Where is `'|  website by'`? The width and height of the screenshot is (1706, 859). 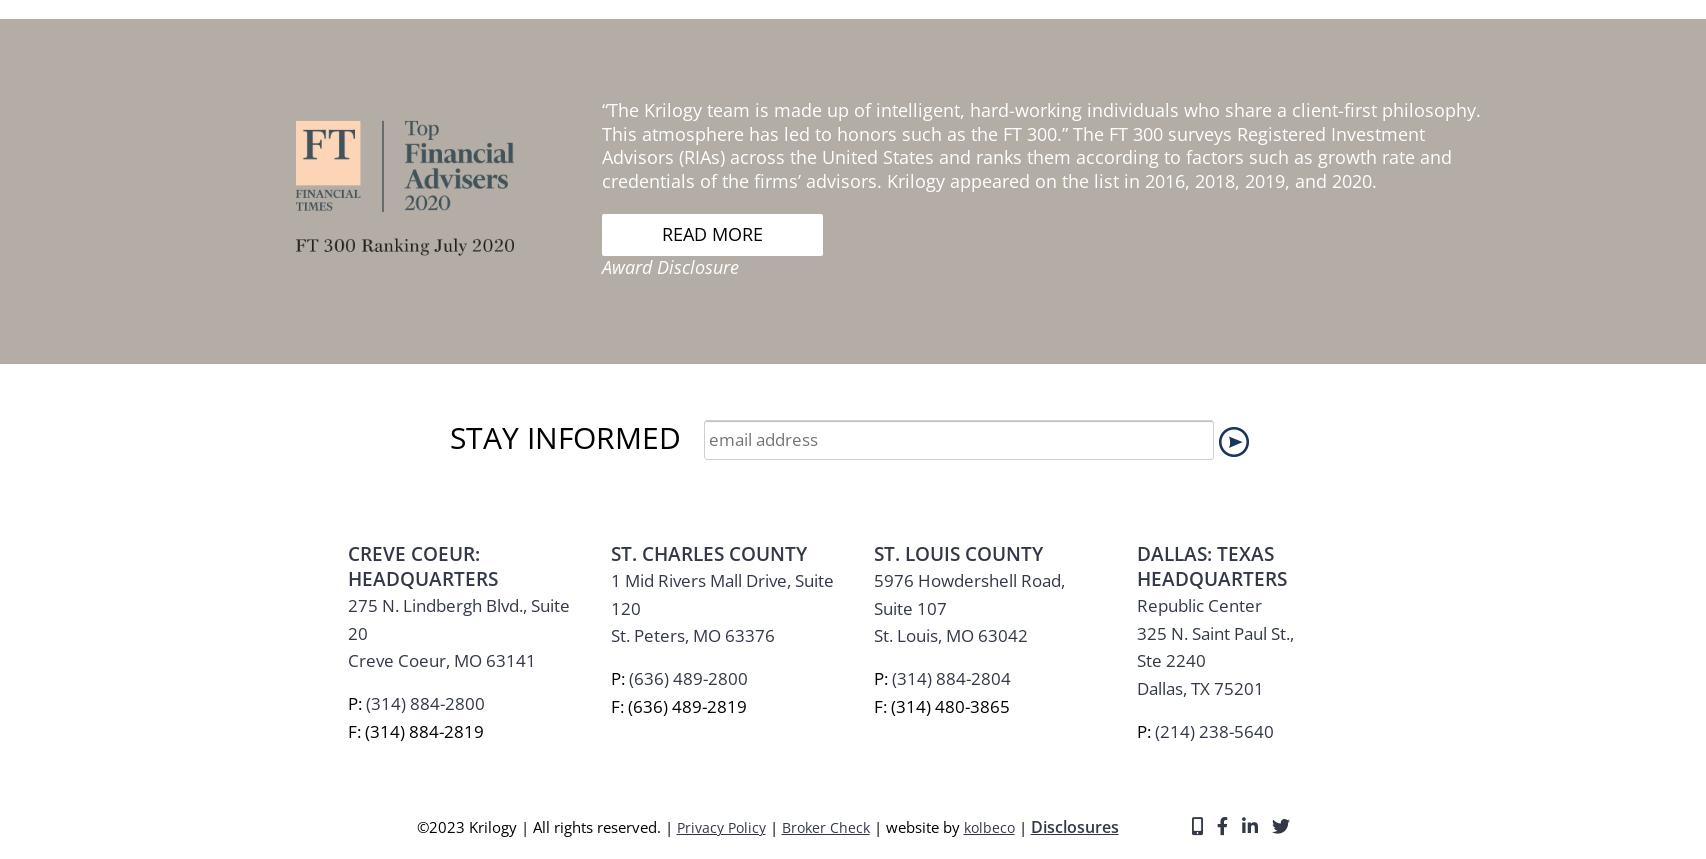 '|  website by' is located at coordinates (915, 299).